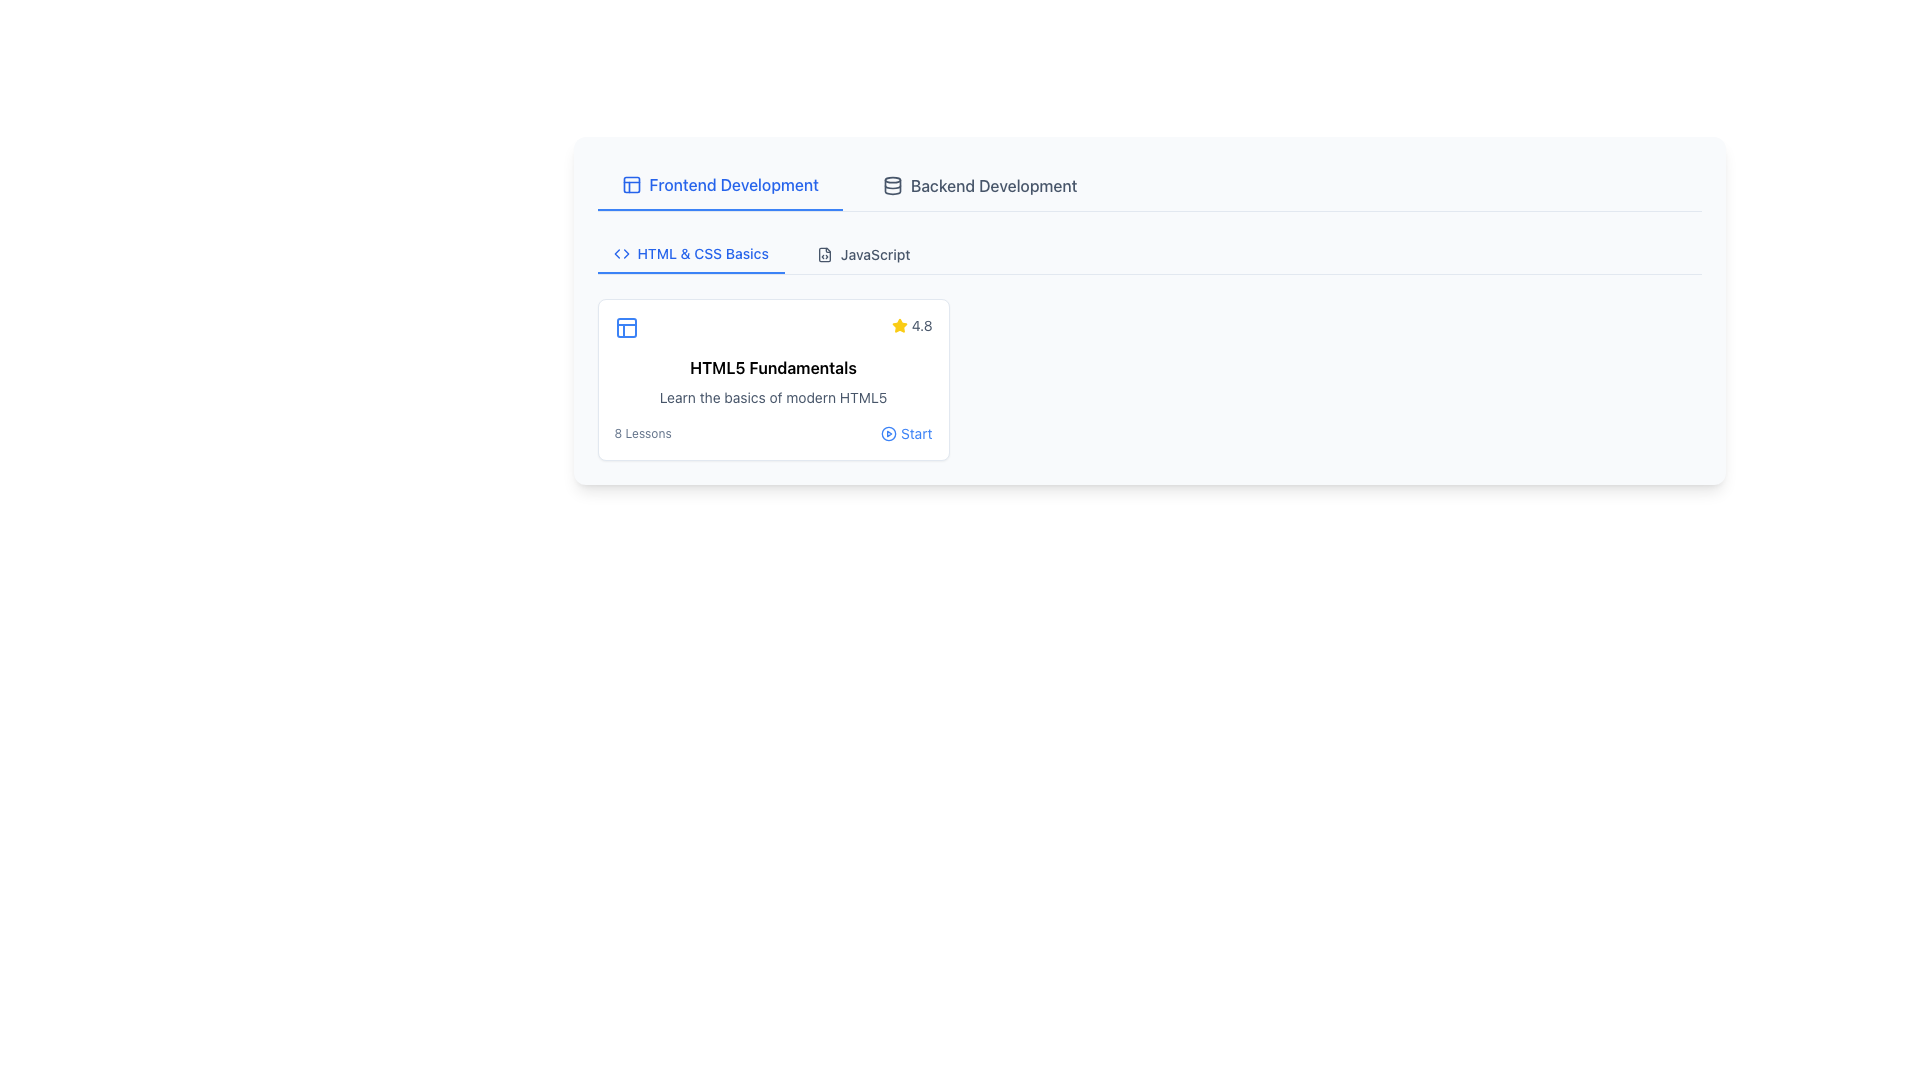 The image size is (1920, 1080). I want to click on the small rectangular shape with rounded corners located in the top-left corner of the SVG-based icon in the HTML & CSS Basics section, so click(625, 326).